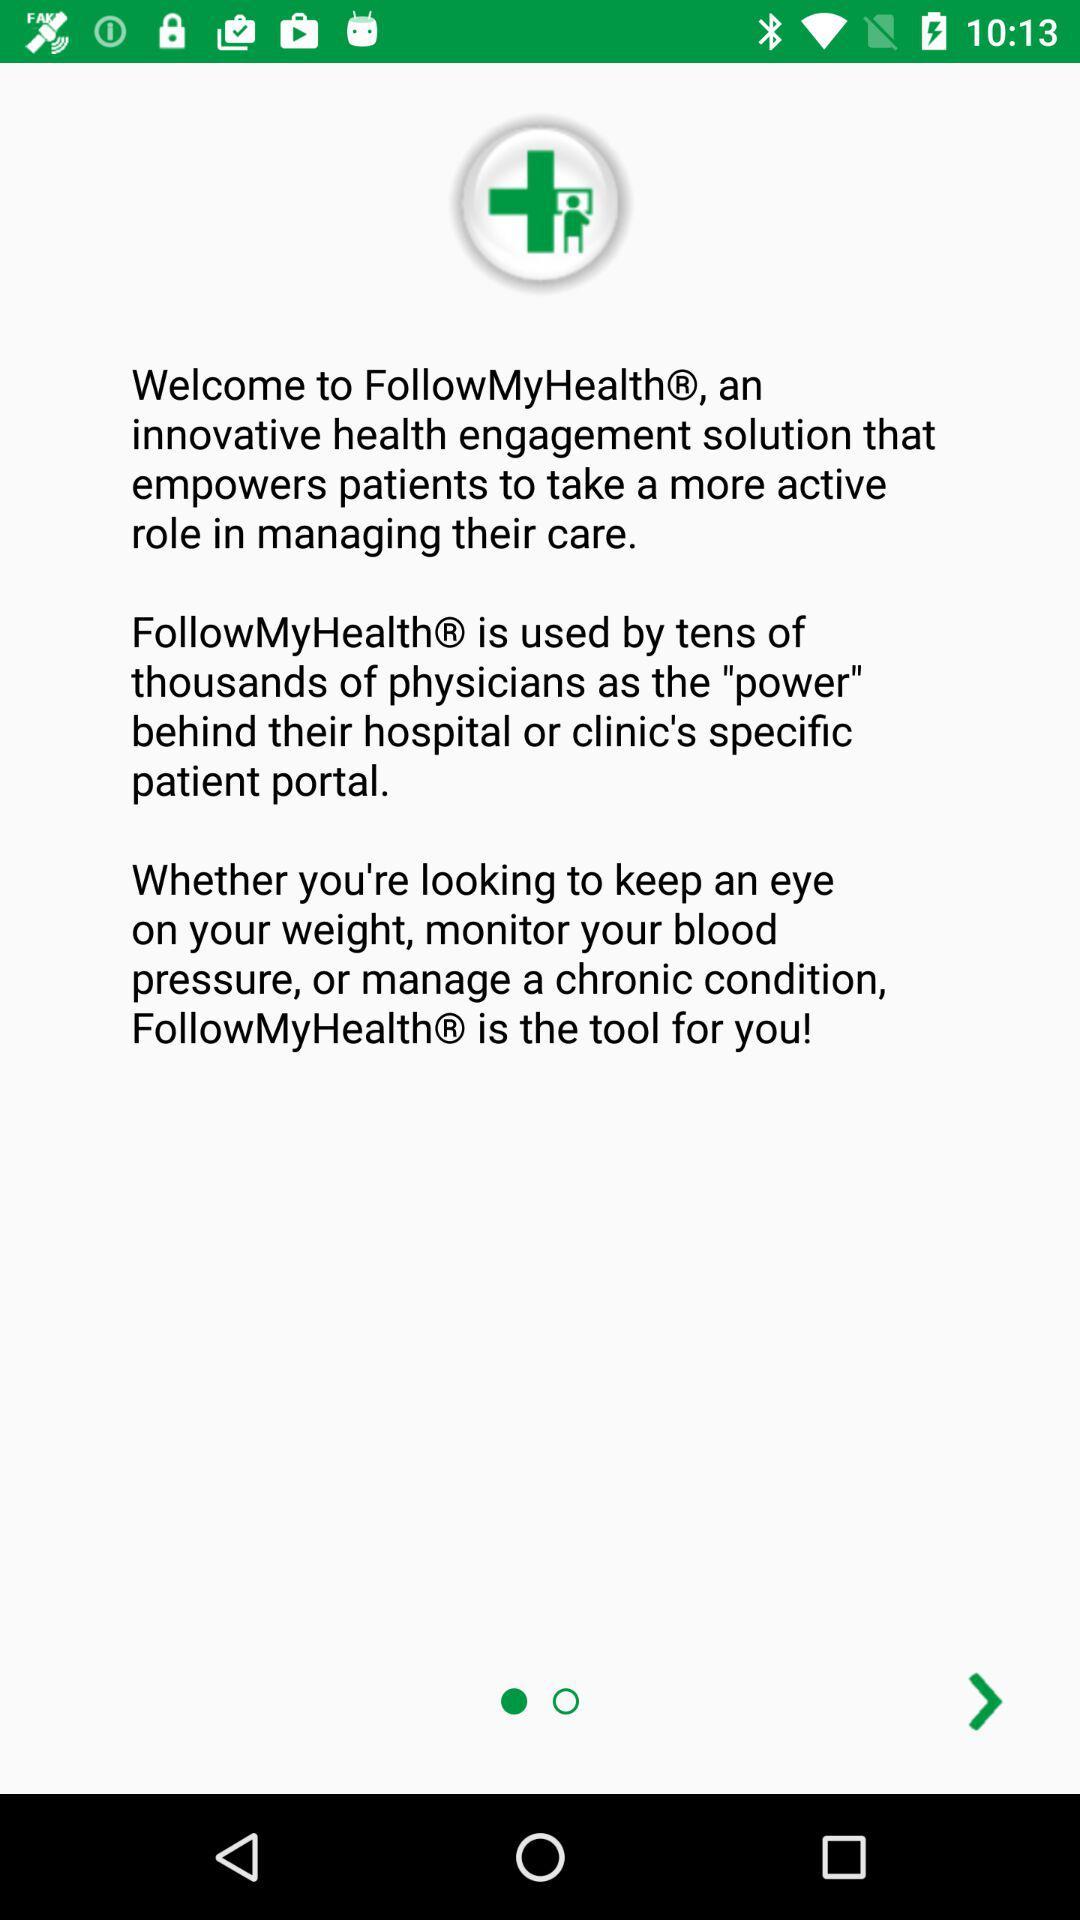 The image size is (1080, 1920). What do you see at coordinates (984, 1700) in the screenshot?
I see `next page` at bounding box center [984, 1700].